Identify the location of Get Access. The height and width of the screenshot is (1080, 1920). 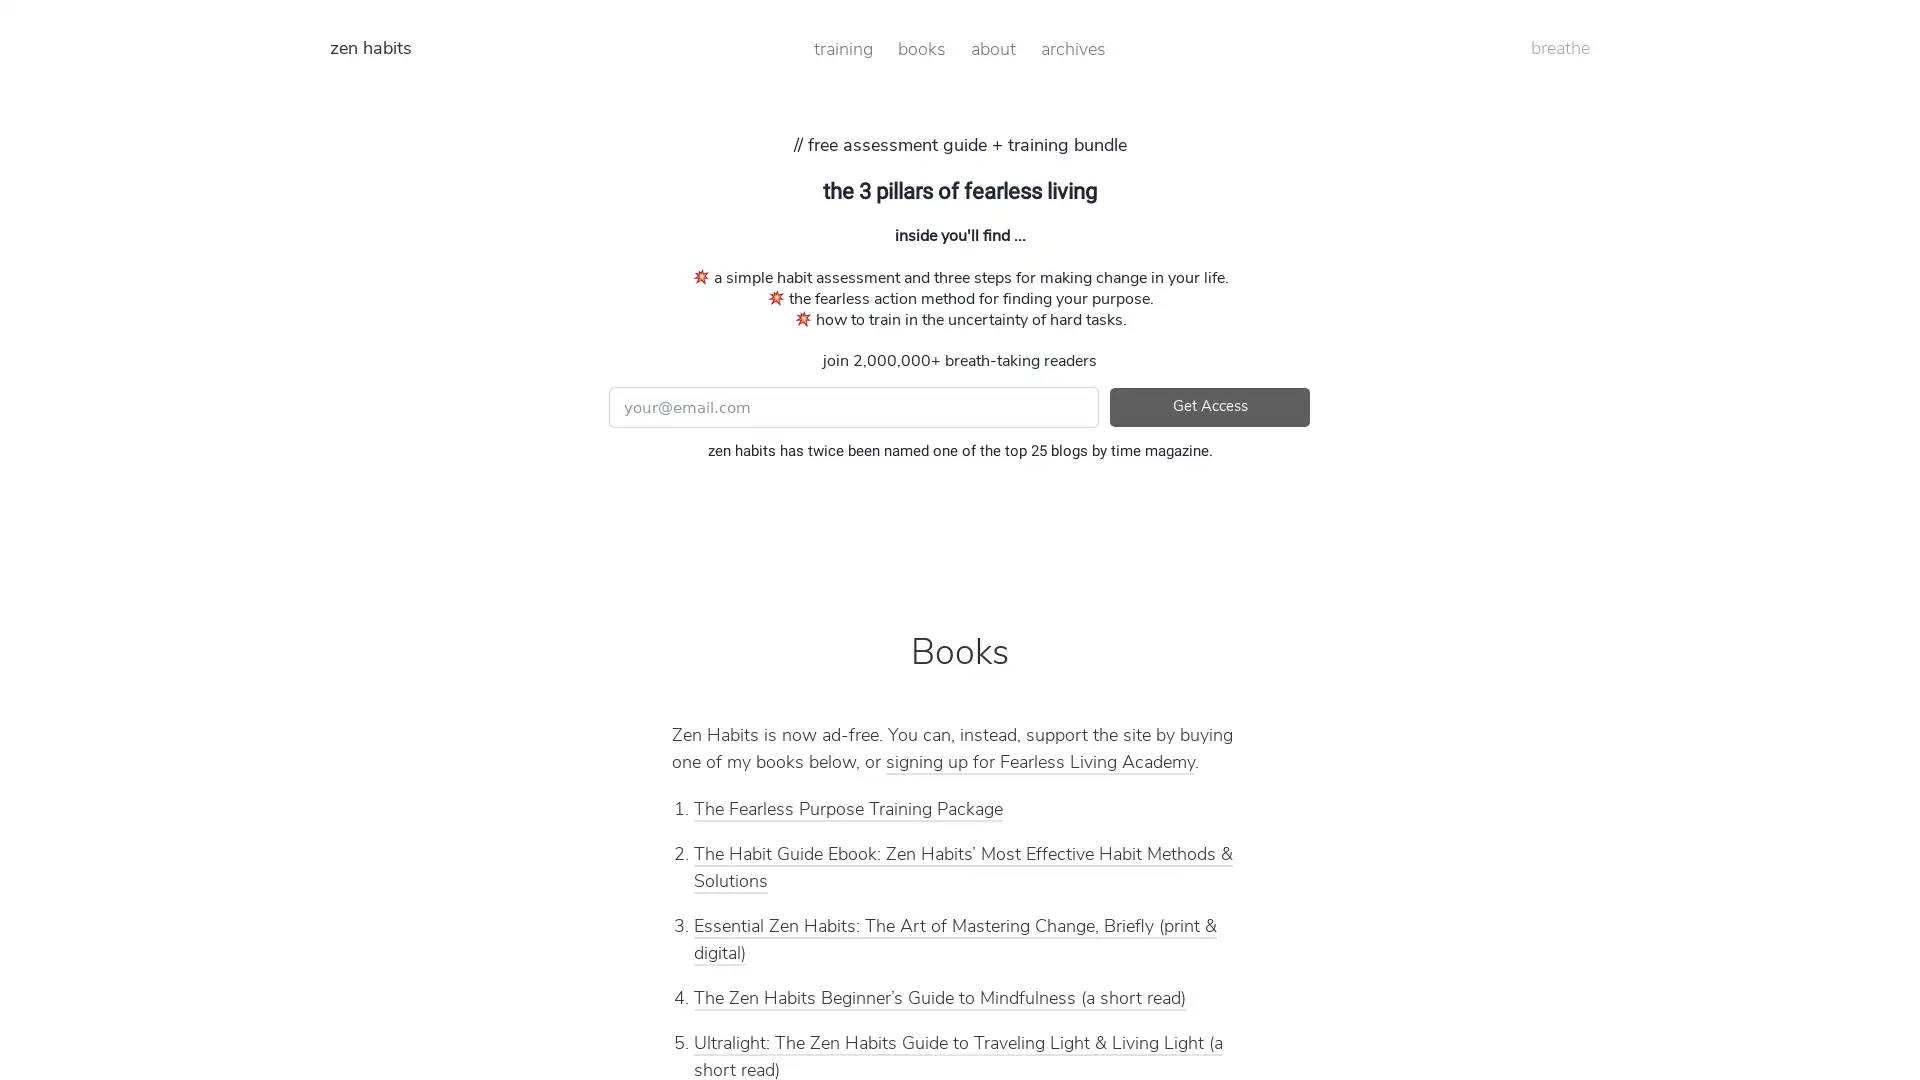
(1208, 406).